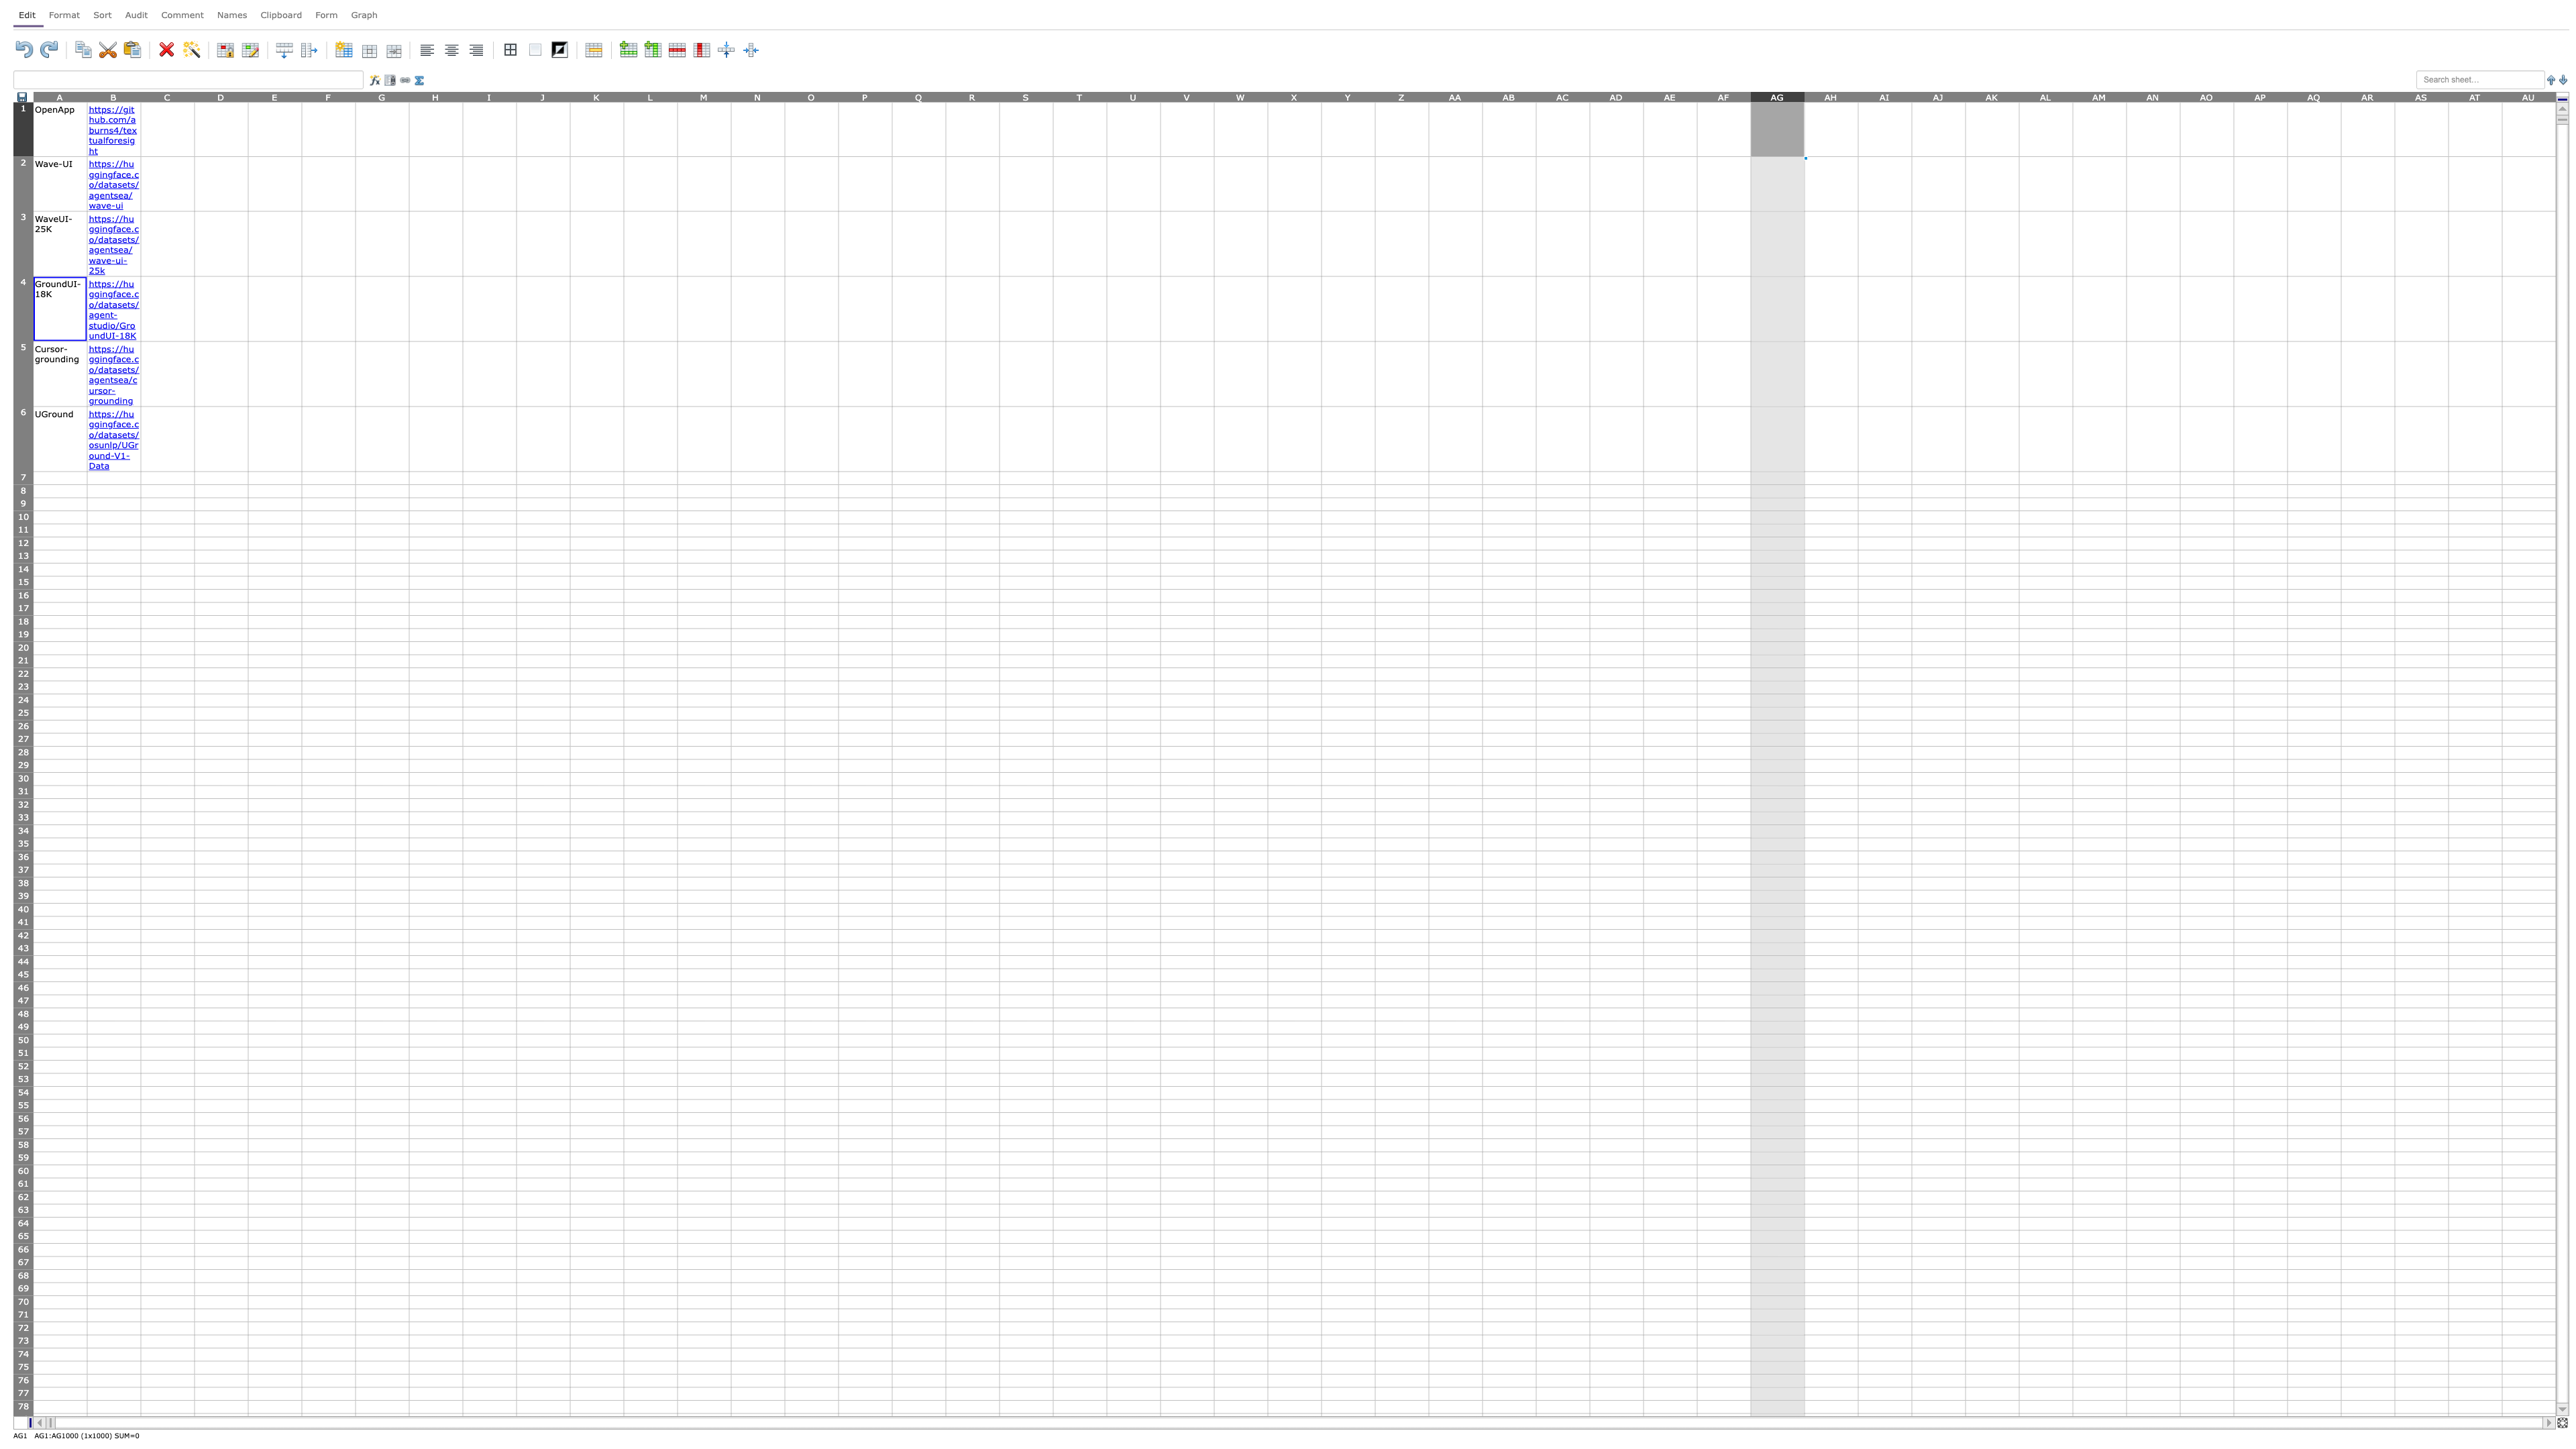 The height and width of the screenshot is (1449, 2576). What do you see at coordinates (1831, 95) in the screenshot?
I see `to select column AH` at bounding box center [1831, 95].